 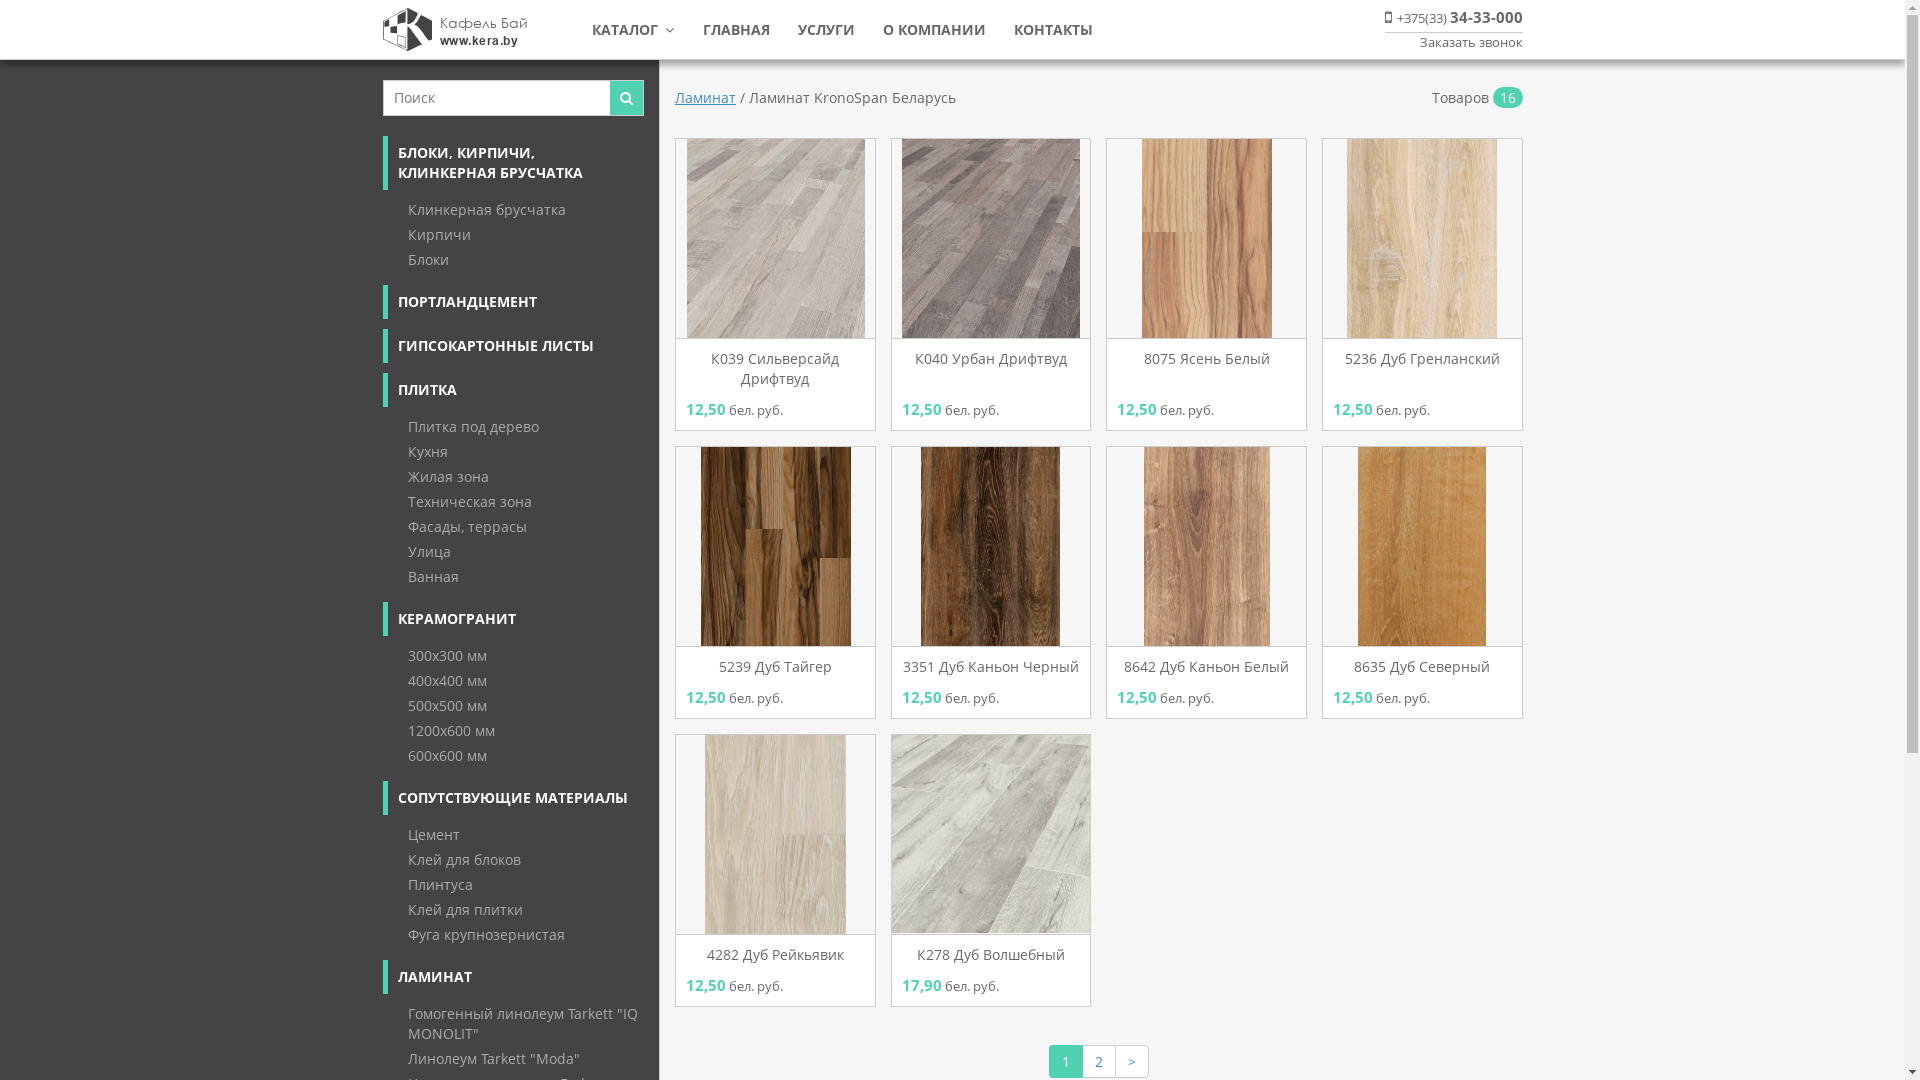 I want to click on '>', so click(x=1132, y=1060).